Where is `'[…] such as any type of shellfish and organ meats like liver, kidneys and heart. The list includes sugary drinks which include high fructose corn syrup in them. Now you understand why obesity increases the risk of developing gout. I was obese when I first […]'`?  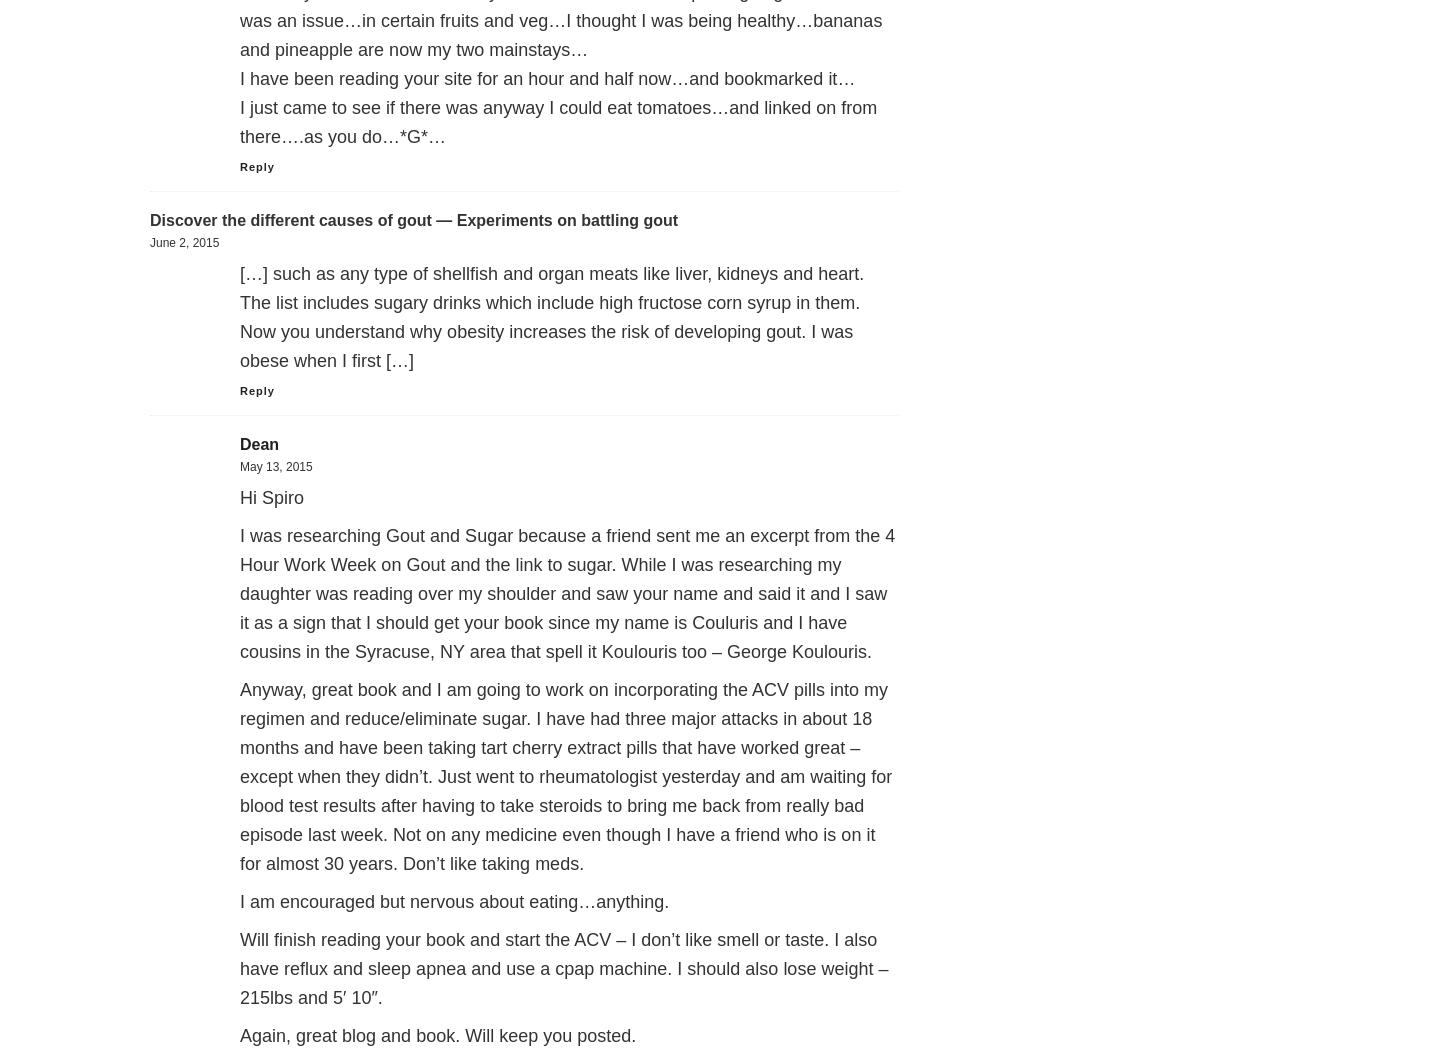
'[…] such as any type of shellfish and organ meats like liver, kidneys and heart. The list includes sugary drinks which include high fructose corn syrup in them. Now you understand why obesity increases the risk of developing gout. I was obese when I first […]' is located at coordinates (240, 316).